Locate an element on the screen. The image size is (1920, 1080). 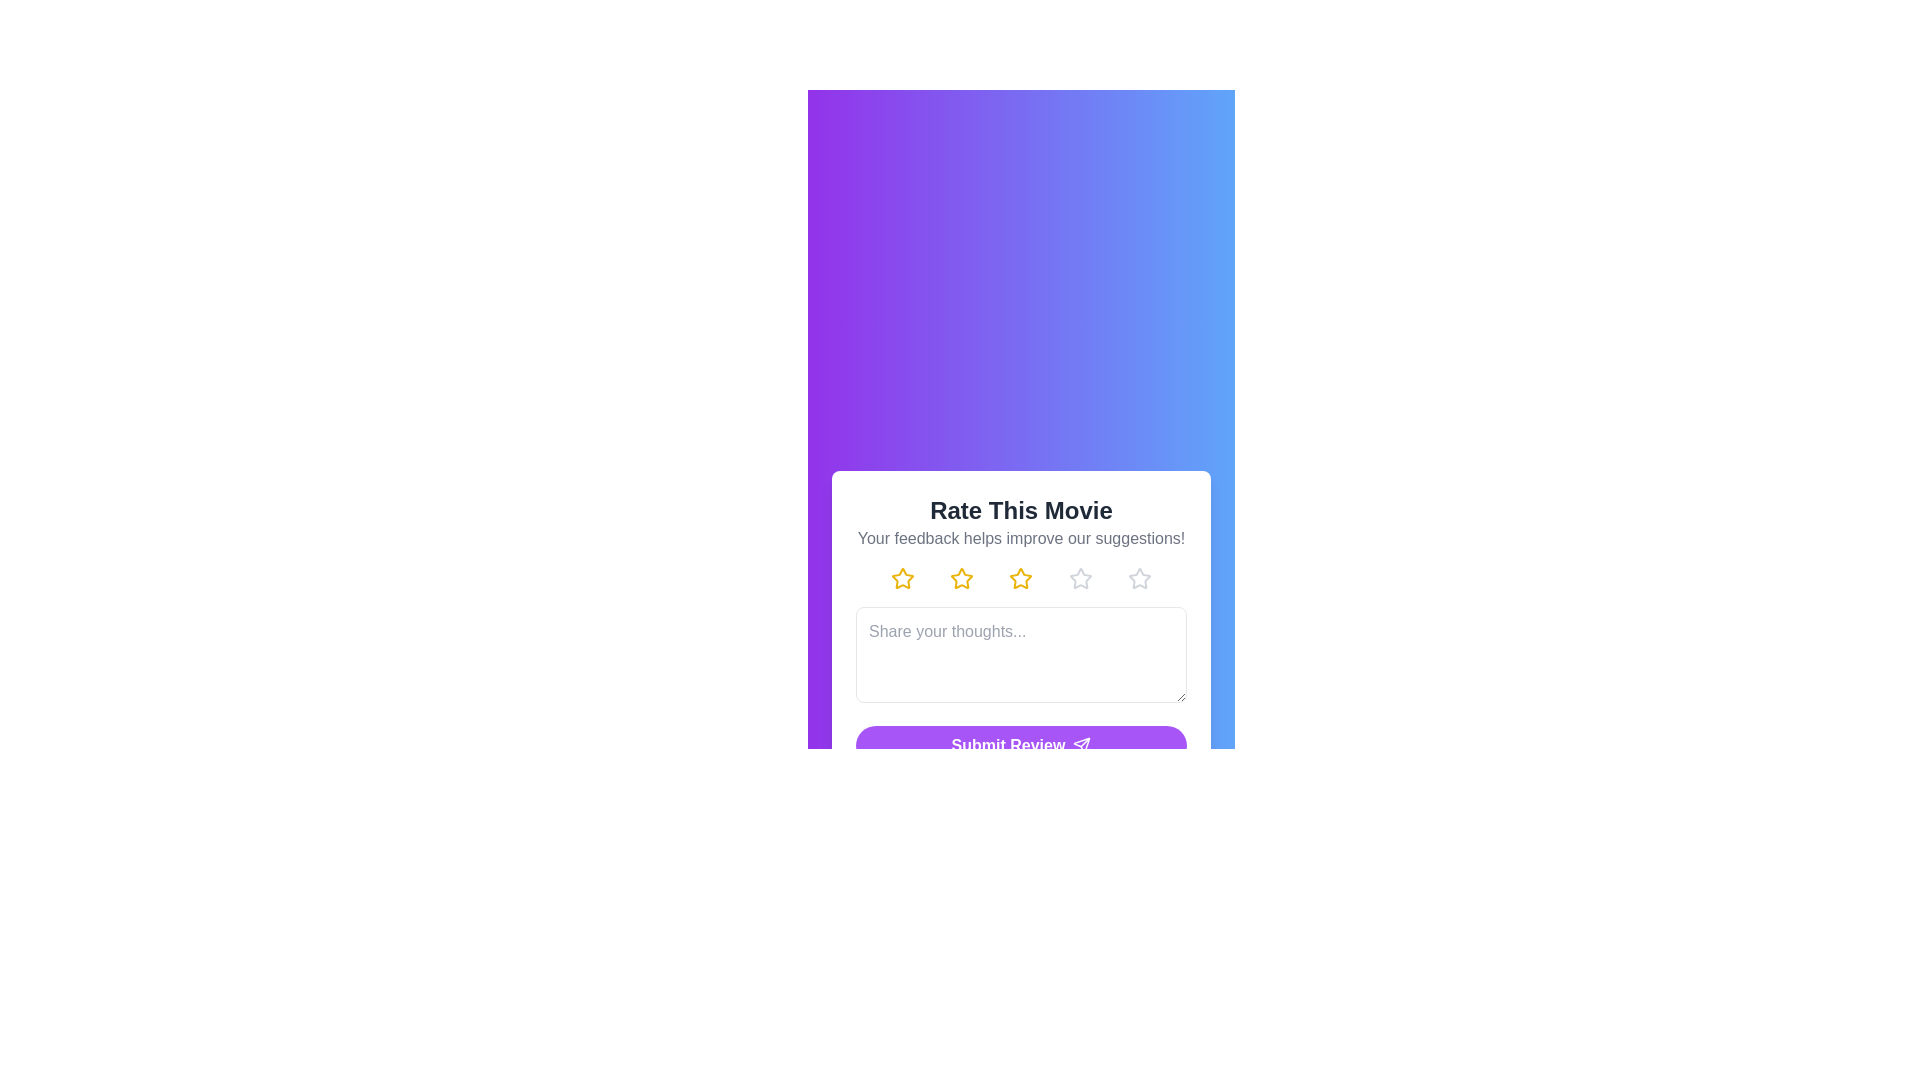
the informative static text display encouraging users to give feedback about the movie's rating functionality, located below the 'Rate This Movie' title is located at coordinates (1021, 537).